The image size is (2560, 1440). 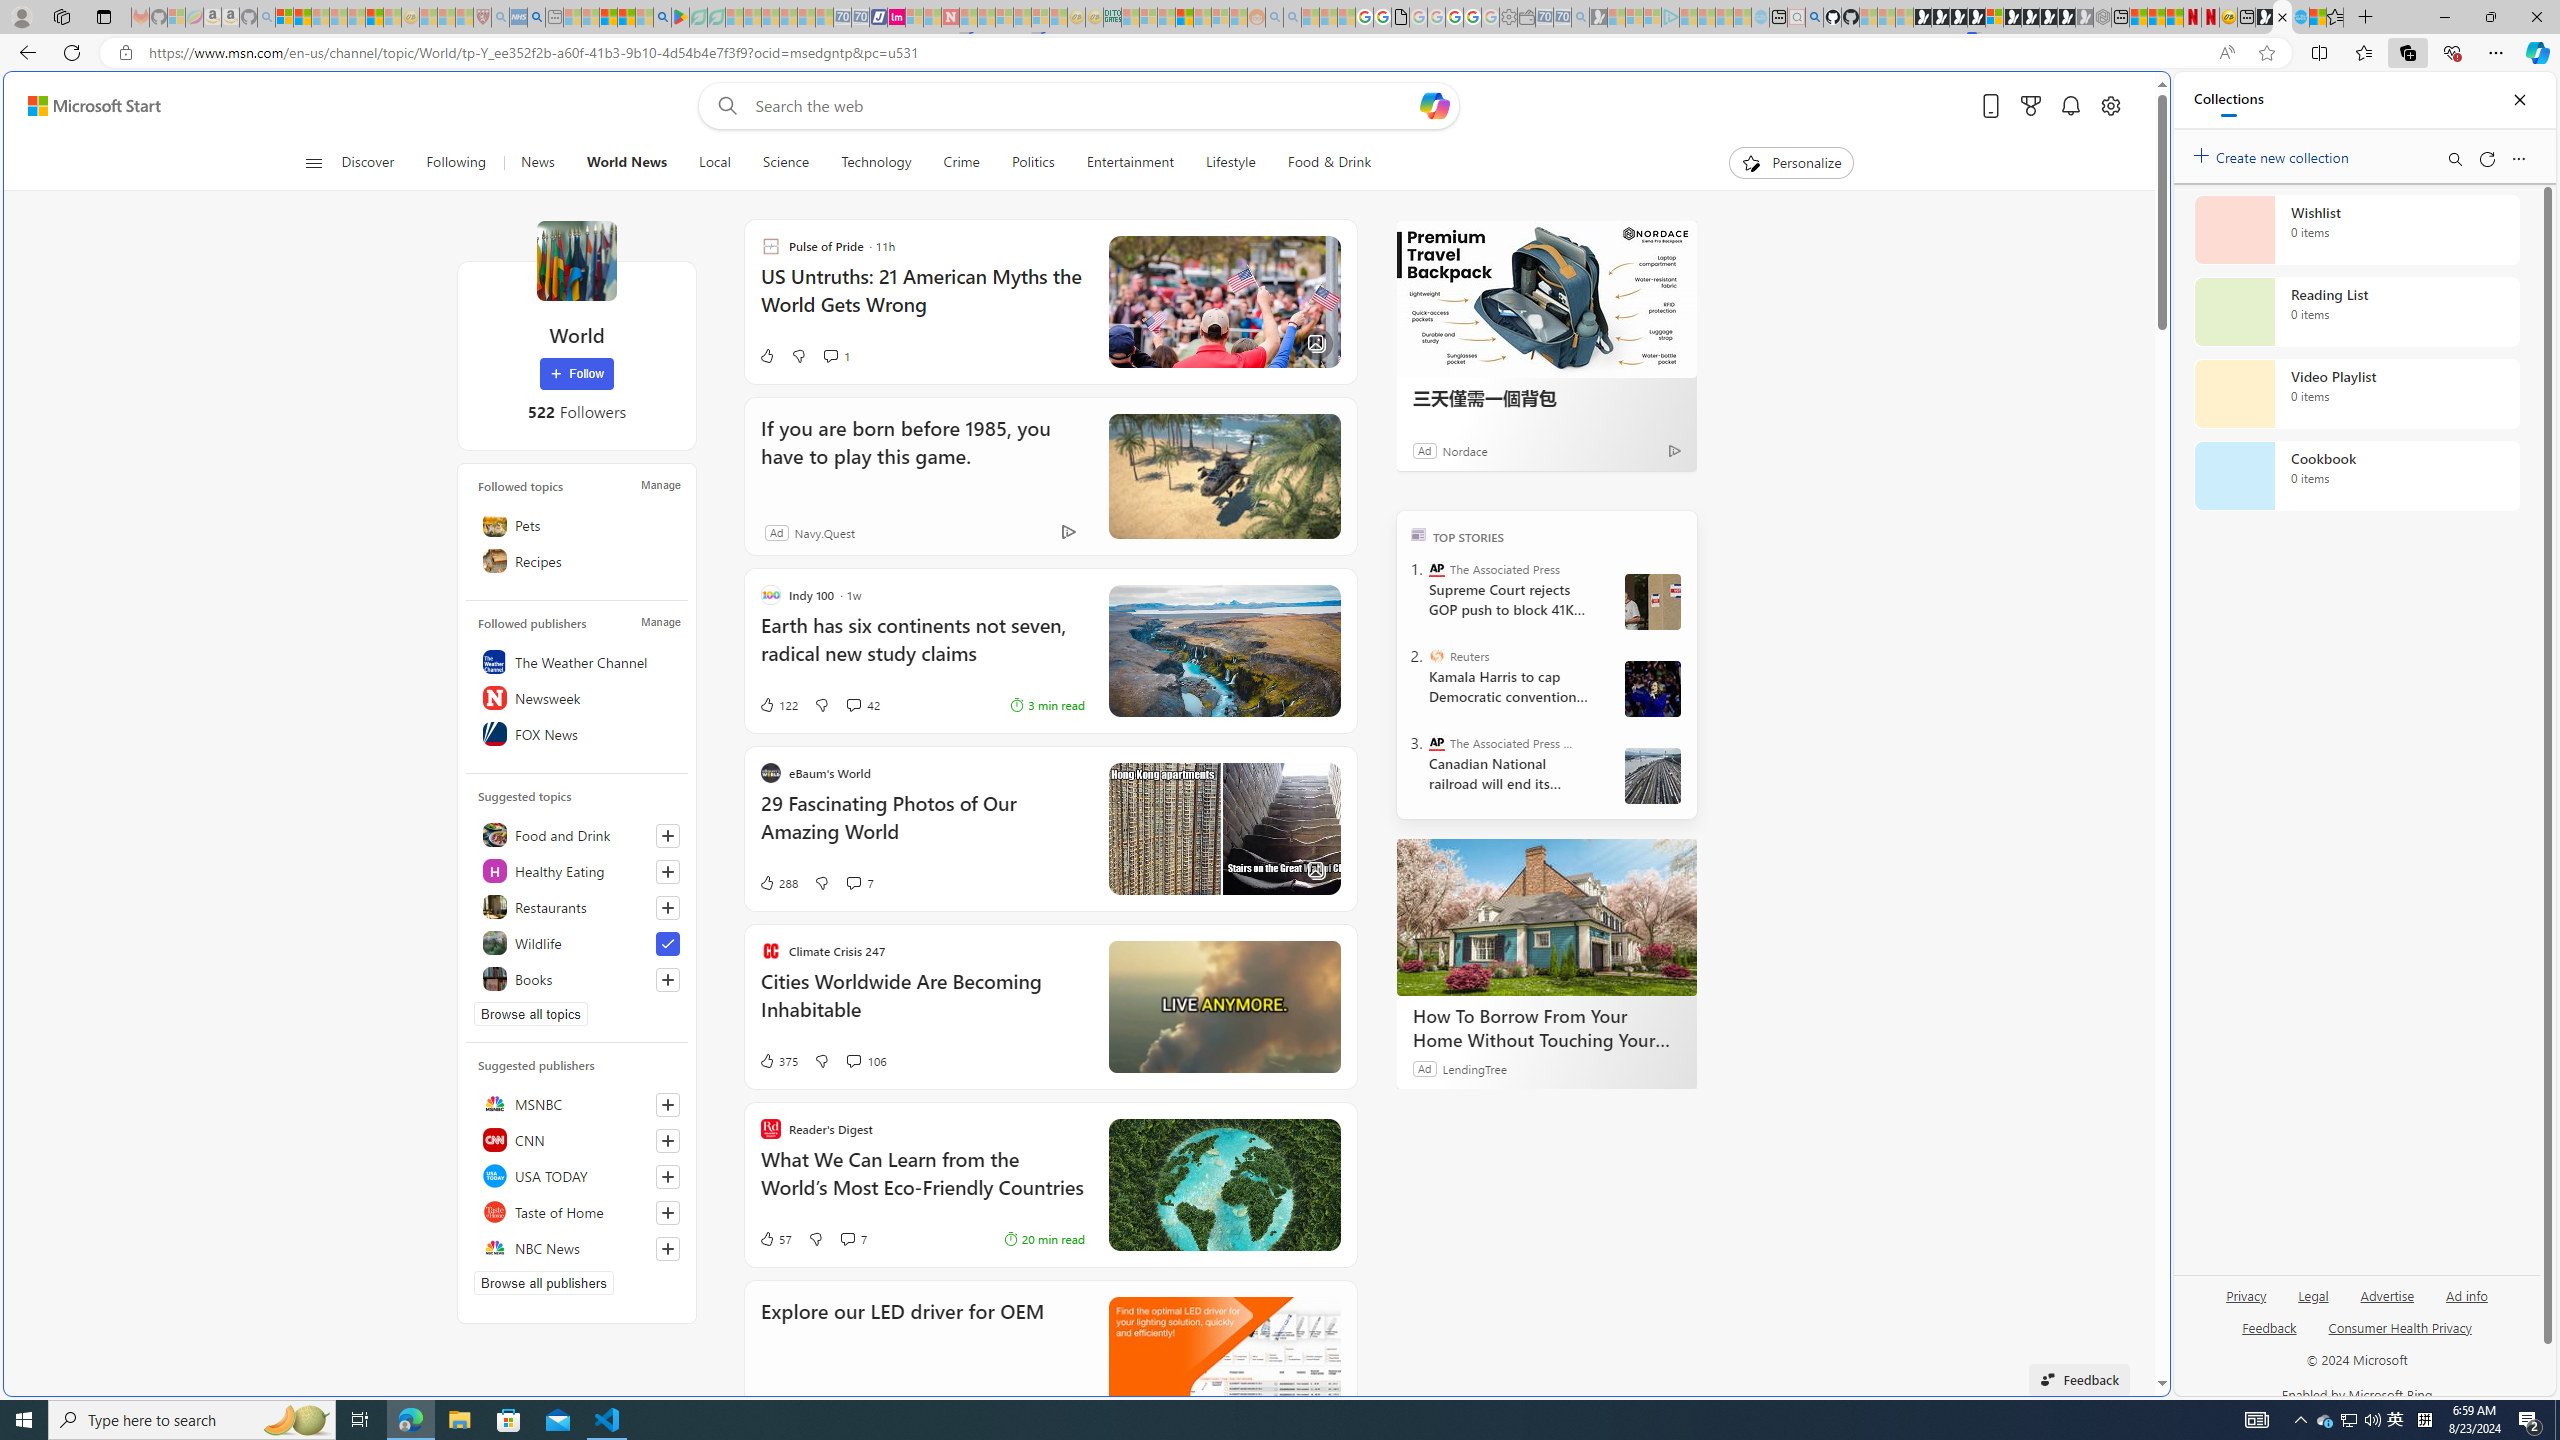 I want to click on 'Food and Drink', so click(x=575, y=834).